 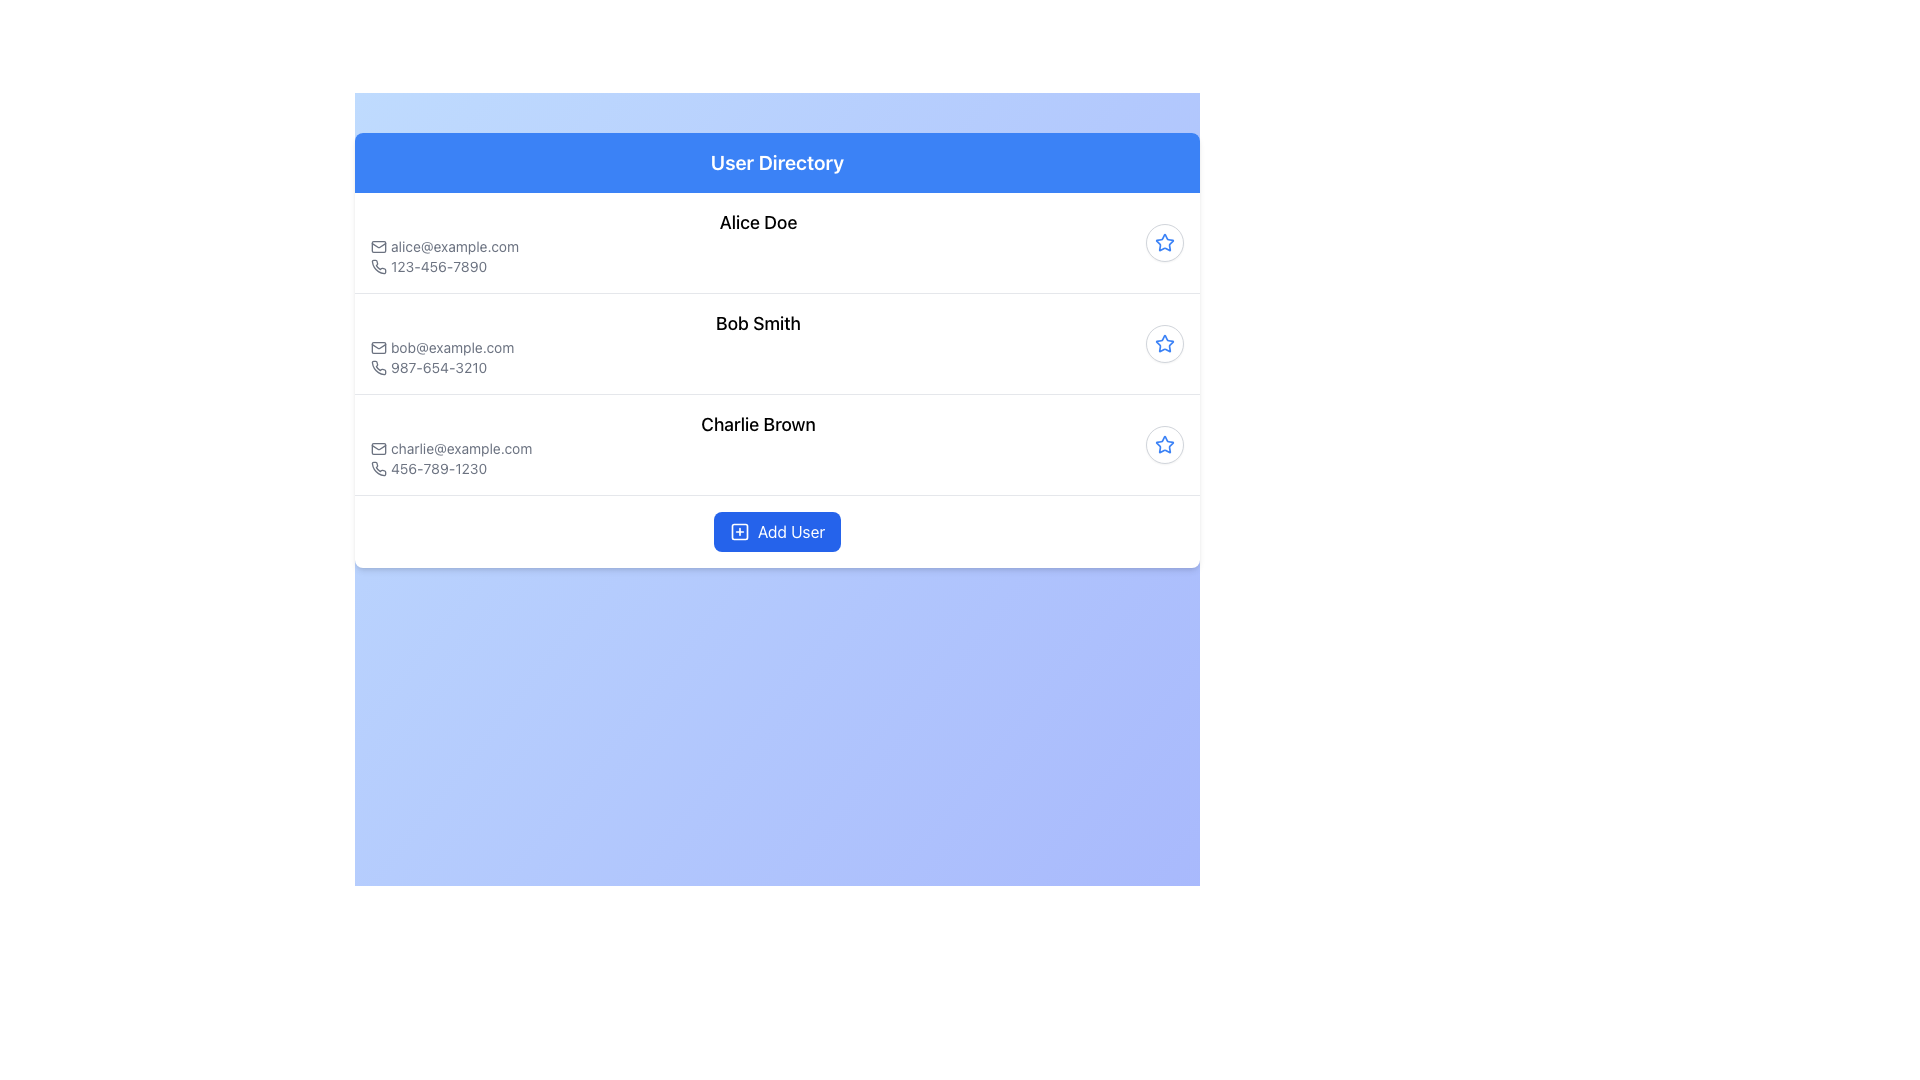 I want to click on the second item, so click(x=776, y=343).